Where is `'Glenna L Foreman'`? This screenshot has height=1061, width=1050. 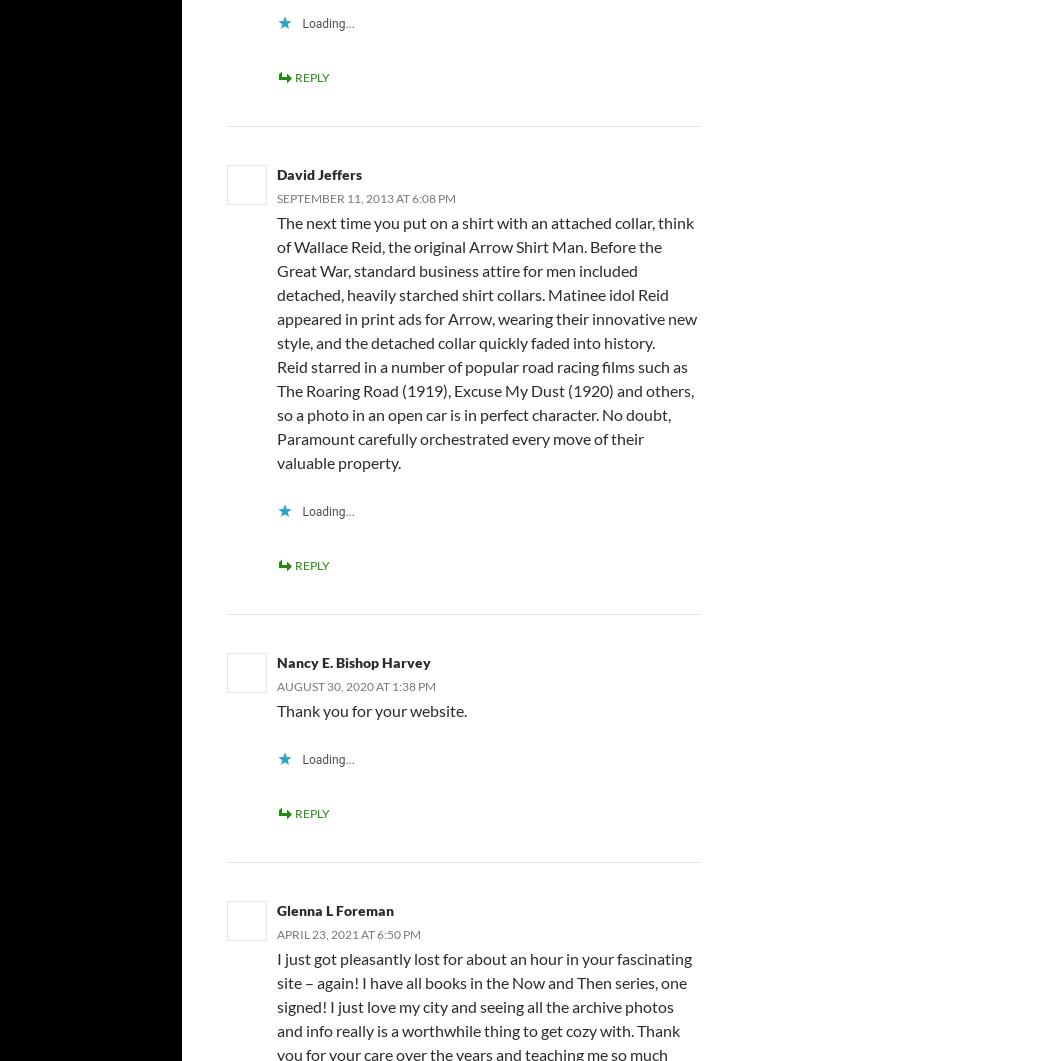 'Glenna L Foreman' is located at coordinates (334, 909).